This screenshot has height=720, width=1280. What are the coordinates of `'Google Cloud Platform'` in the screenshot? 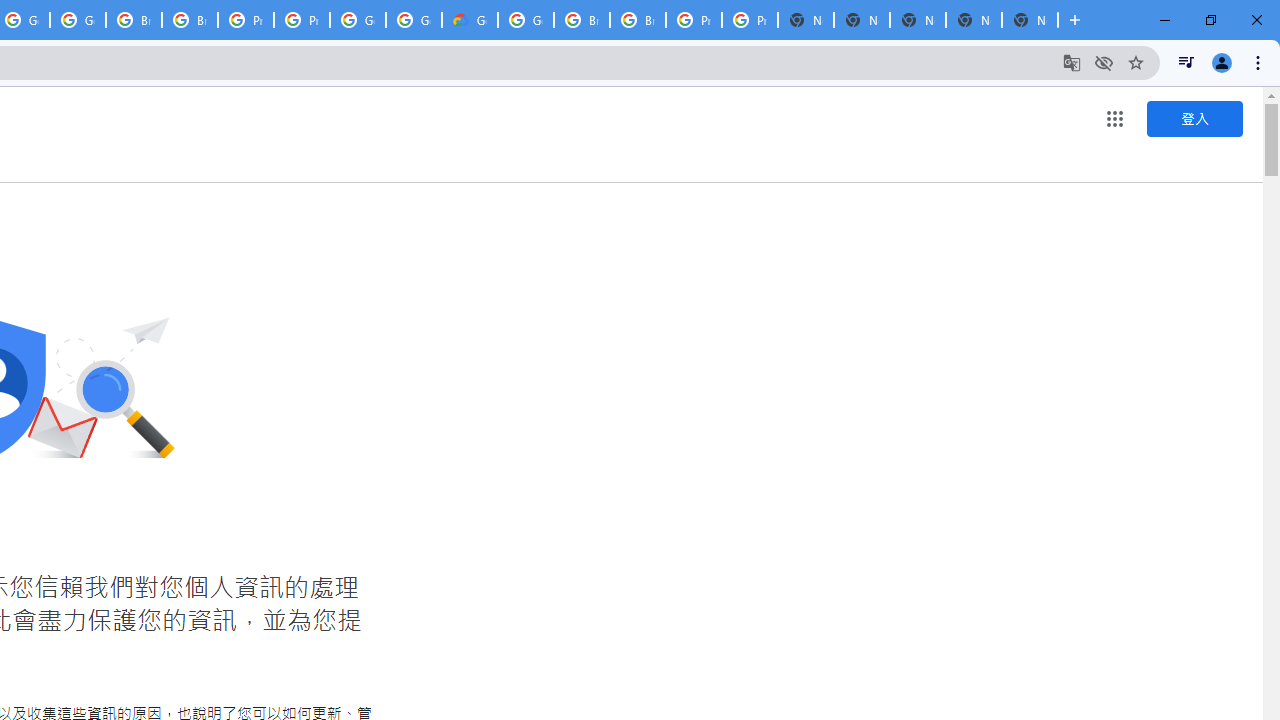 It's located at (526, 20).